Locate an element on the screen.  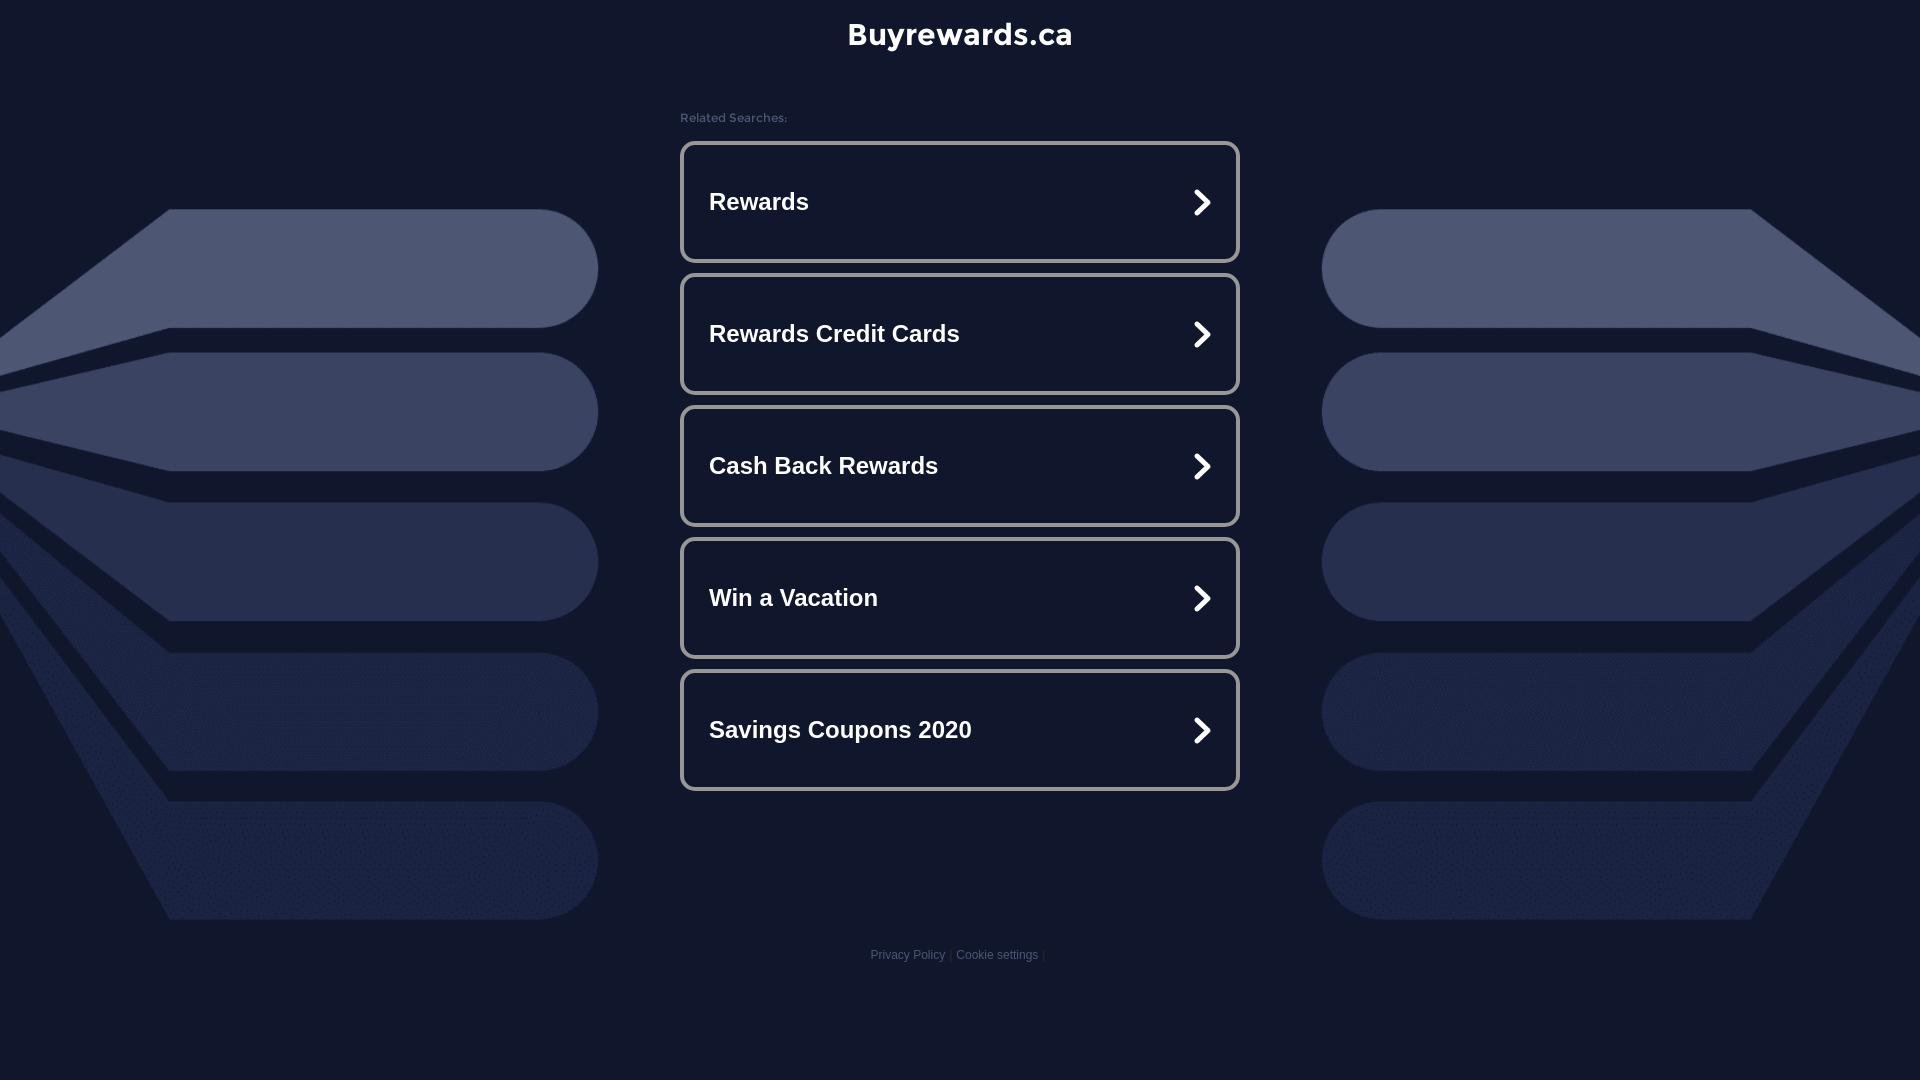
'Win a Vacation' is located at coordinates (960, 596).